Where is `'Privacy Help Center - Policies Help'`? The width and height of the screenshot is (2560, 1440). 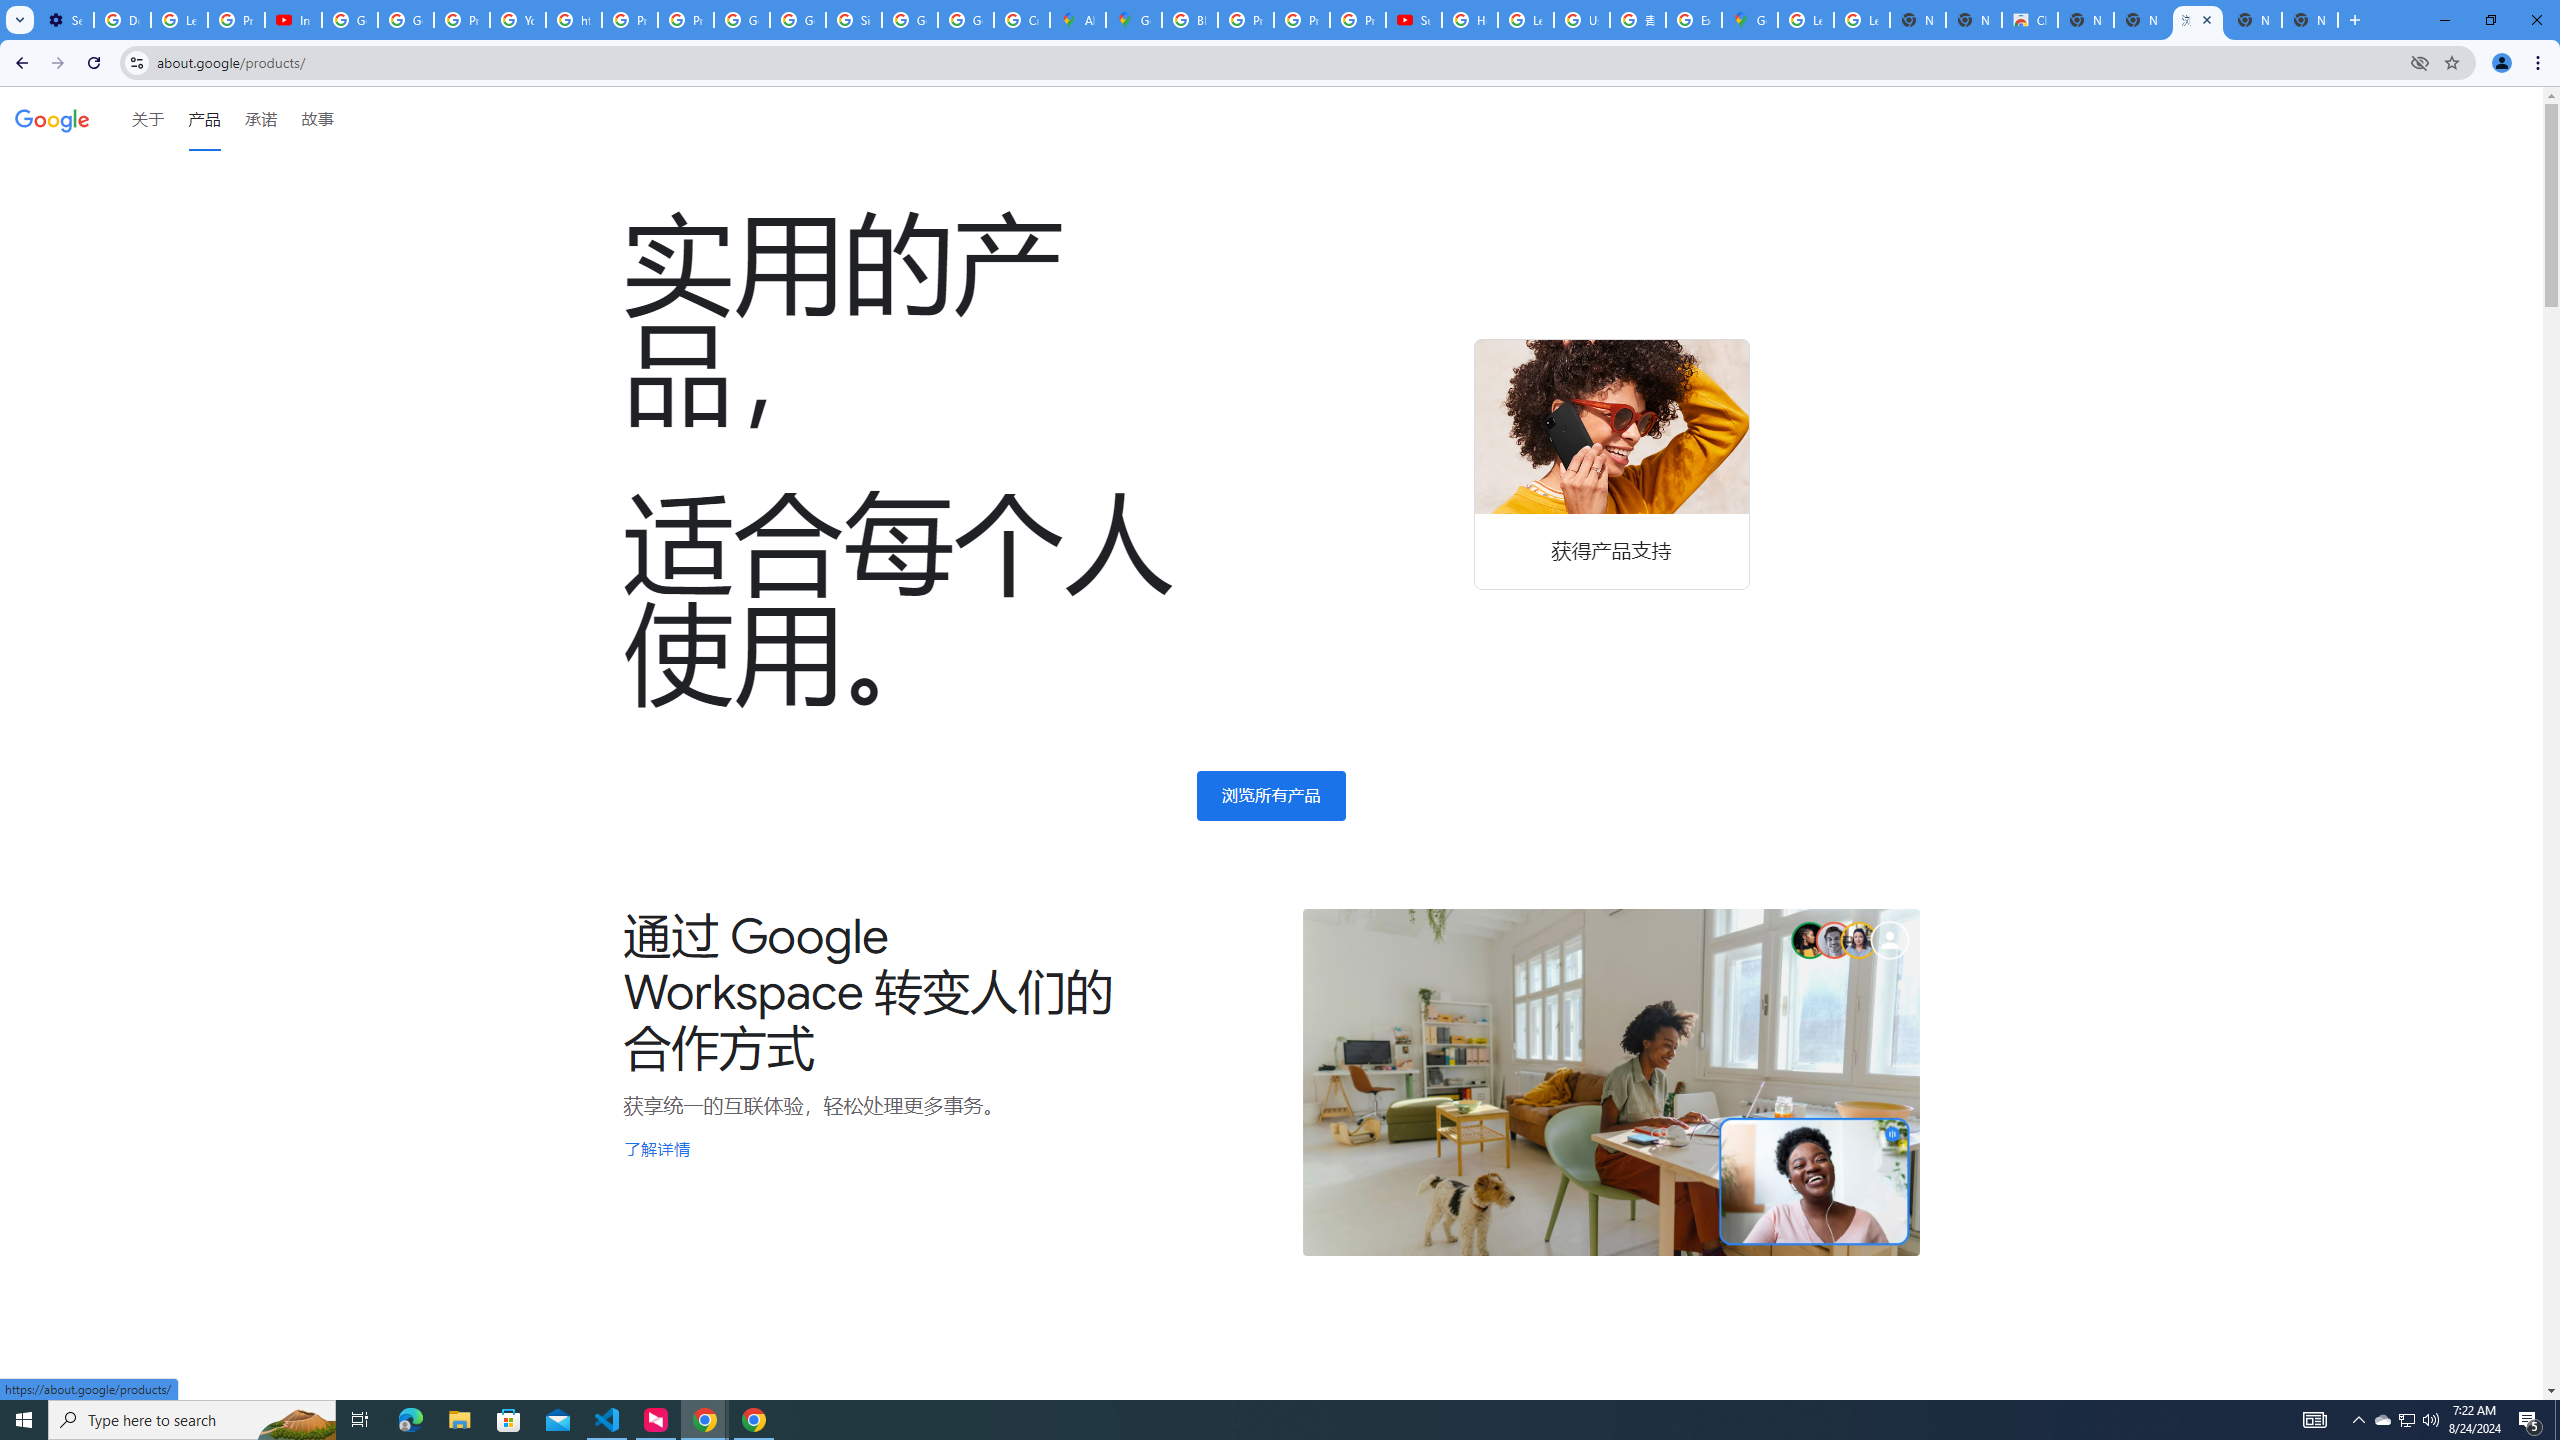 'Privacy Help Center - Policies Help' is located at coordinates (1244, 19).